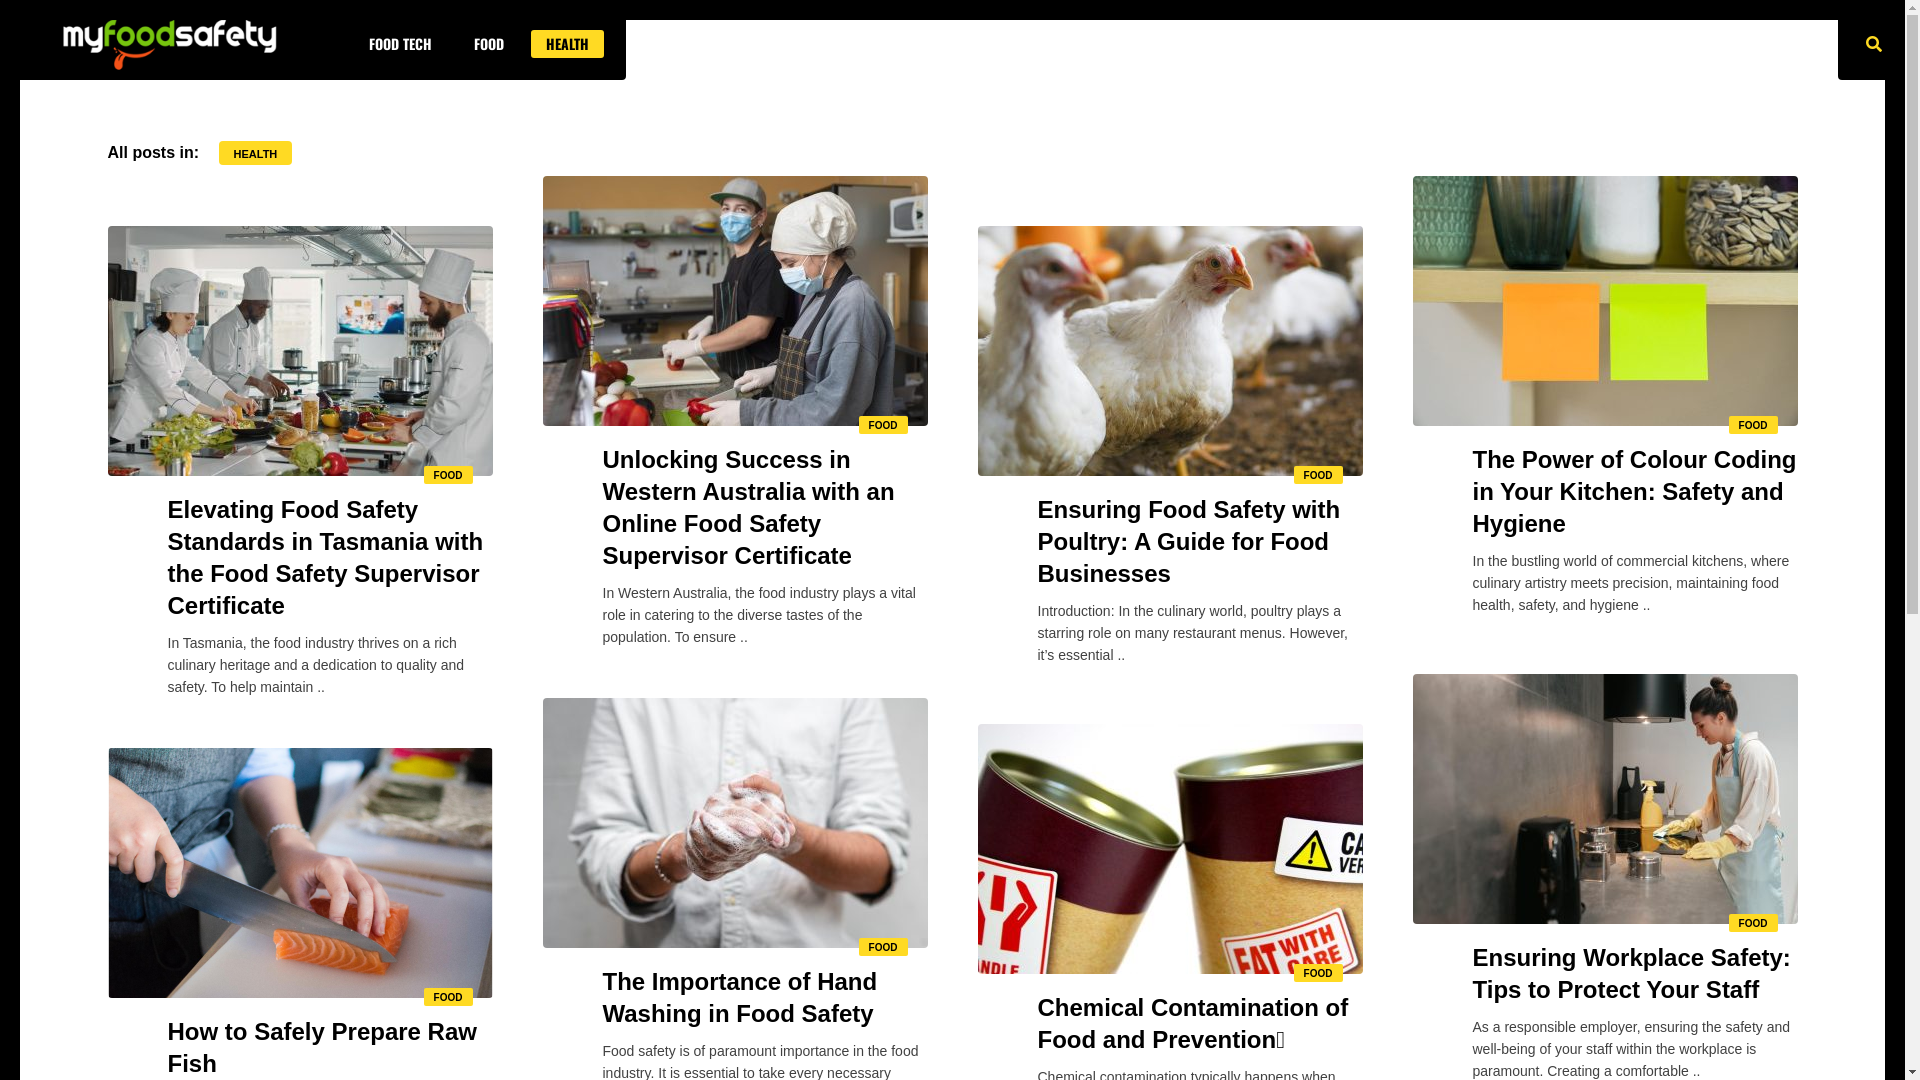 The height and width of the screenshot is (1080, 1920). What do you see at coordinates (447, 997) in the screenshot?
I see `'FOOD'` at bounding box center [447, 997].